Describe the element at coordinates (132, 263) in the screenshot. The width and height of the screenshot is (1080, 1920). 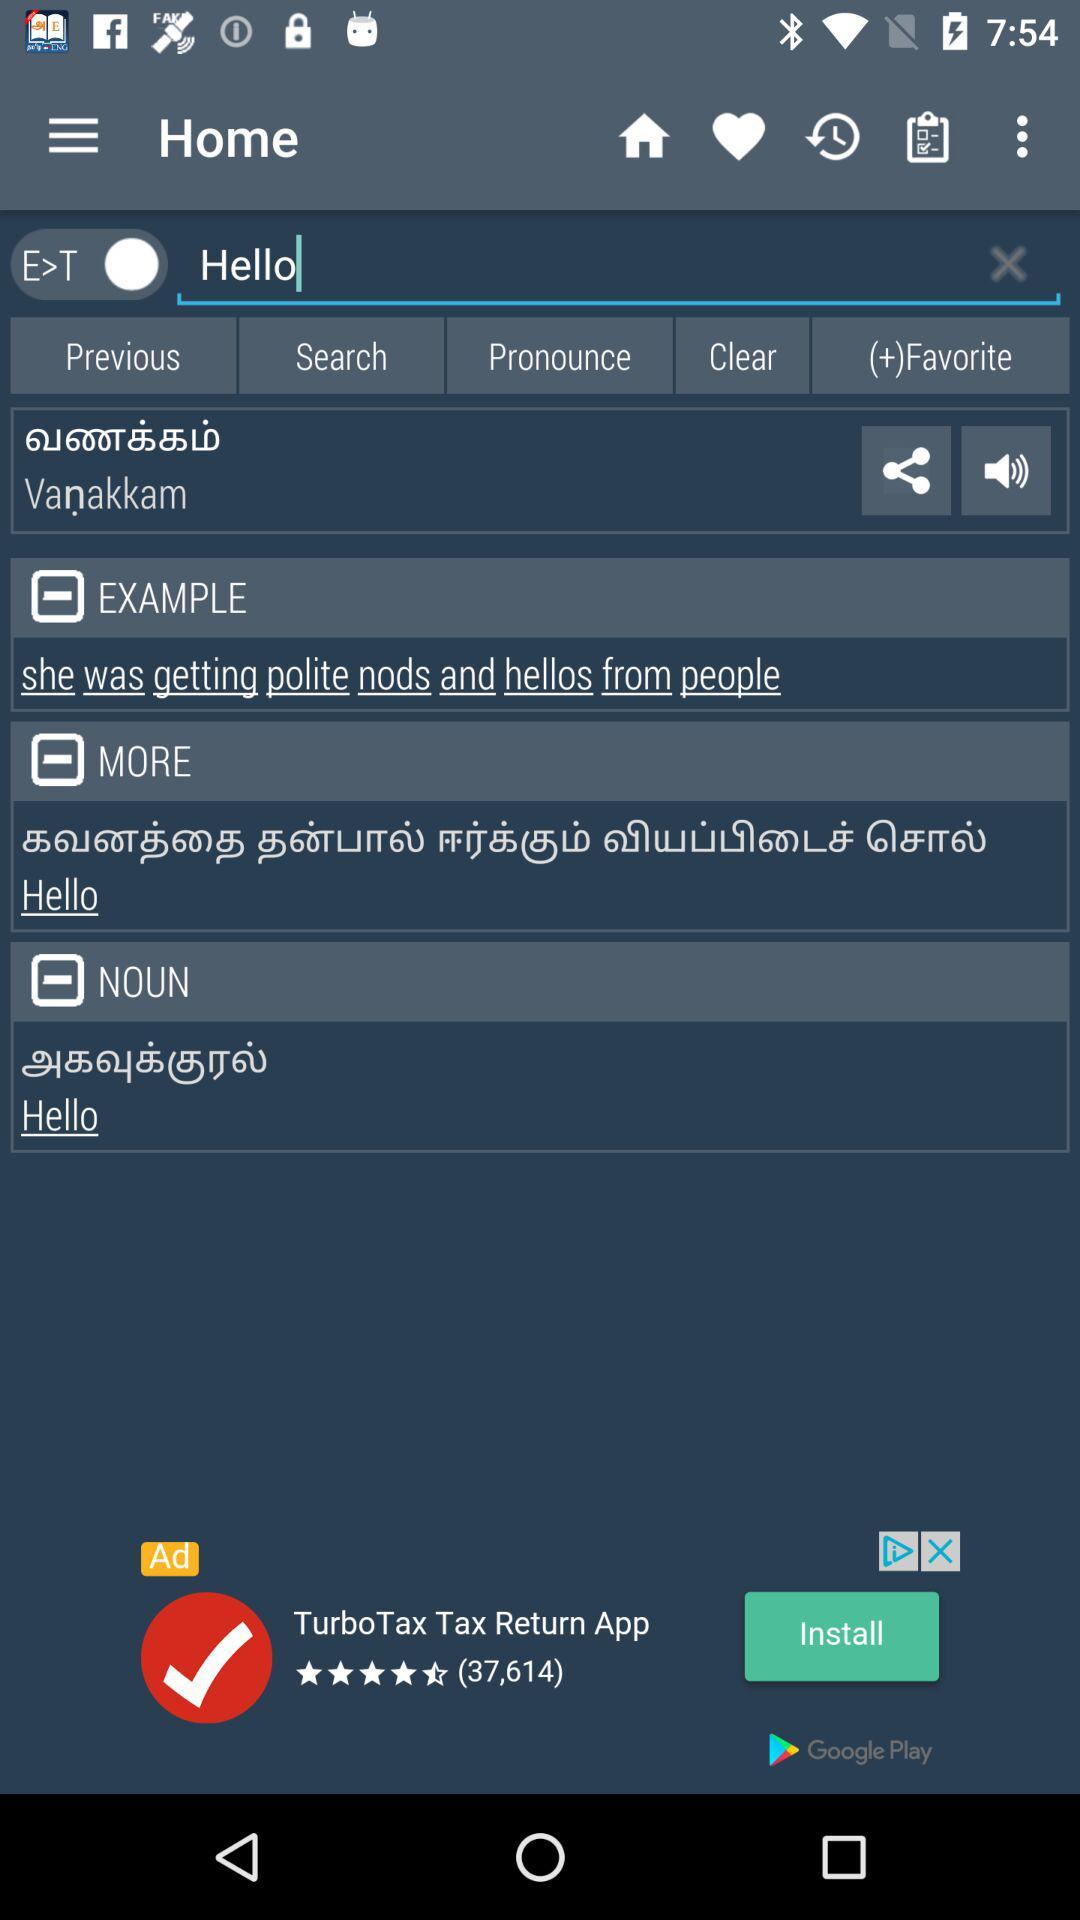
I see `change language translation` at that location.